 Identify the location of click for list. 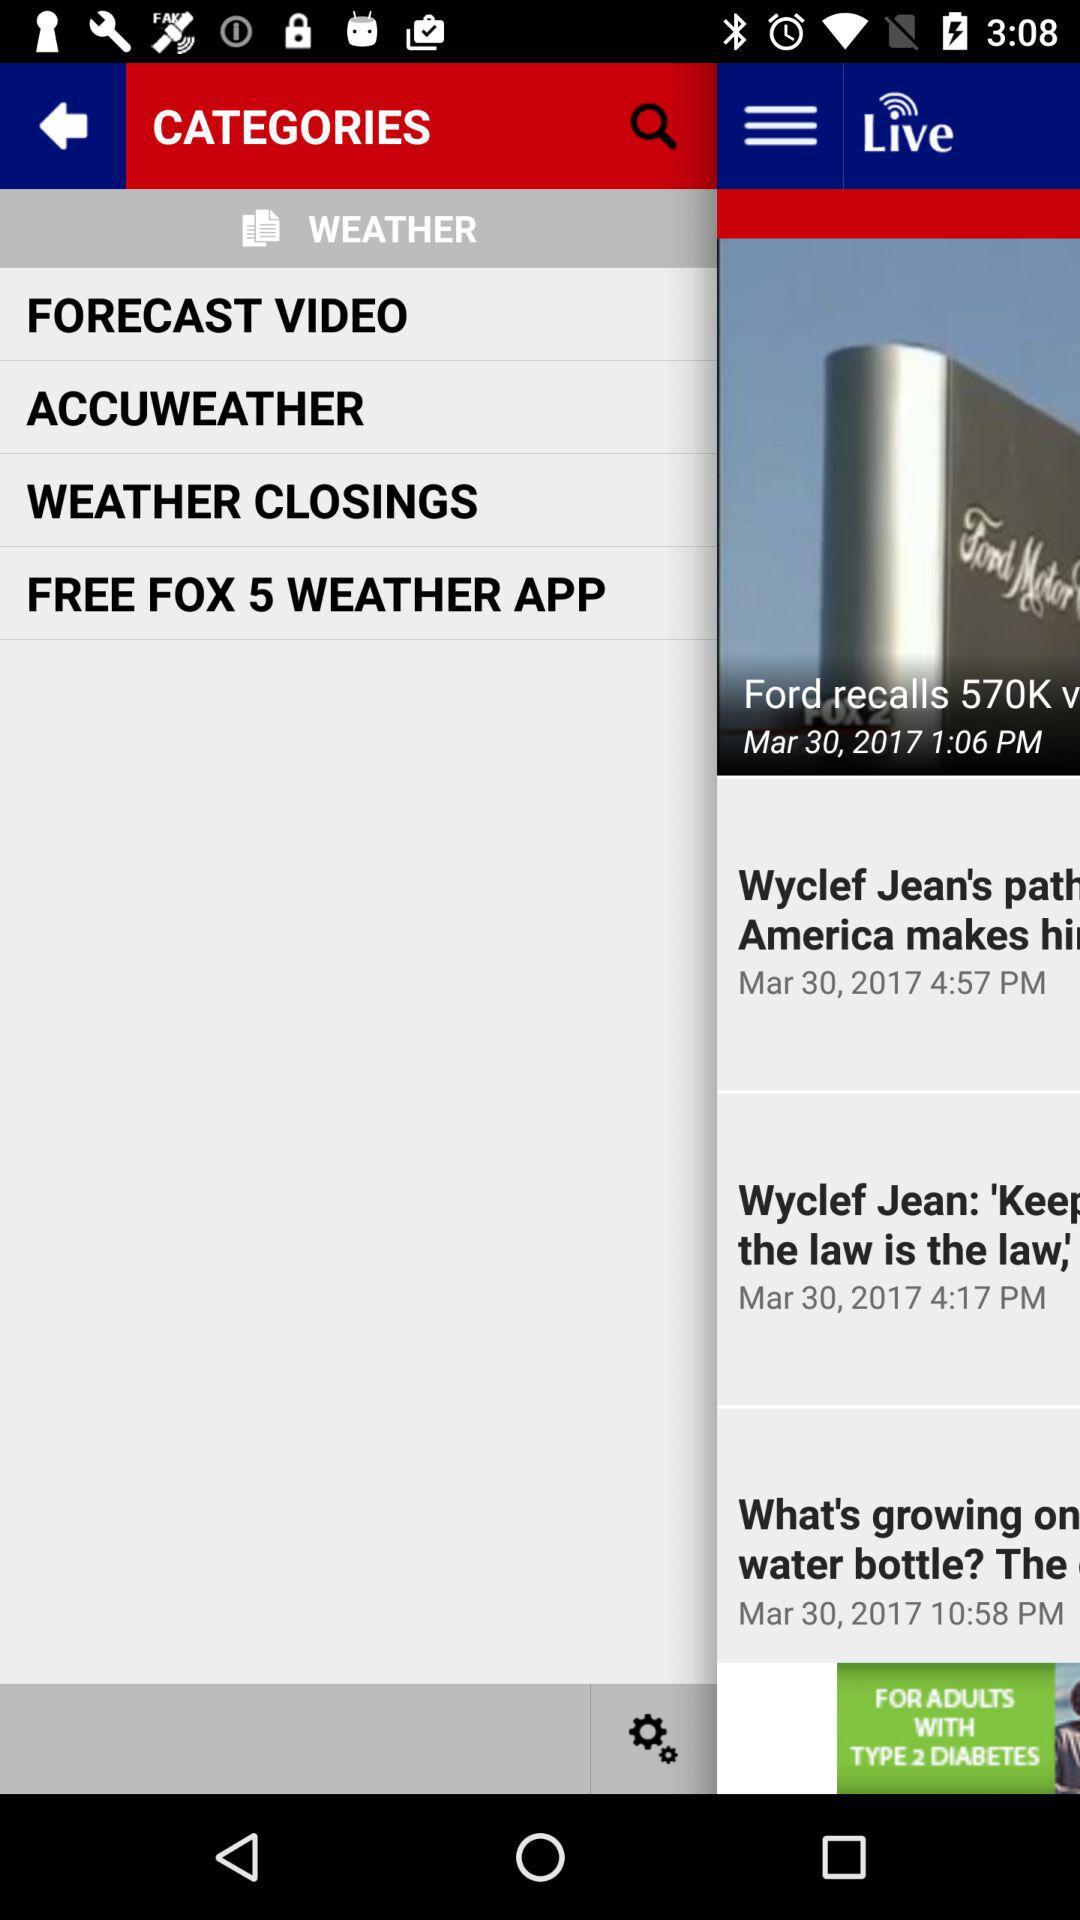
(778, 124).